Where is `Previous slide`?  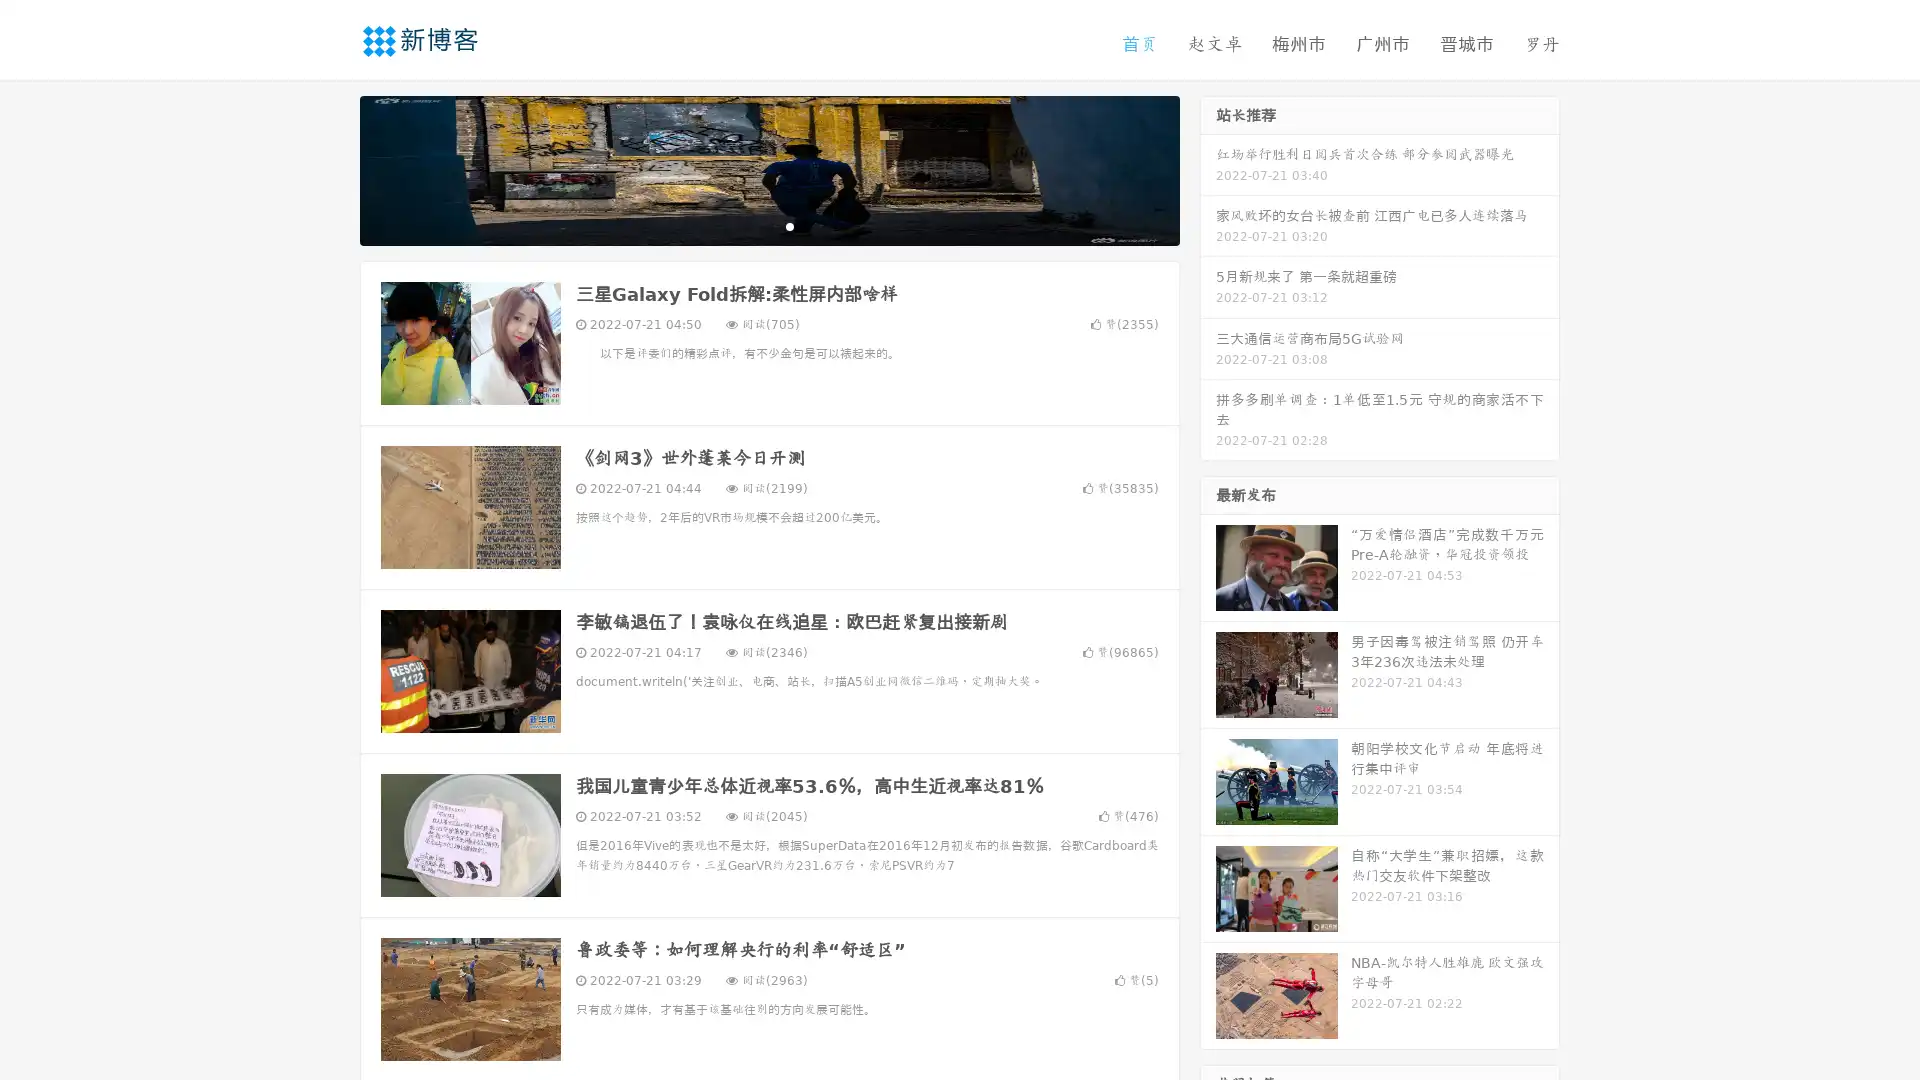
Previous slide is located at coordinates (330, 168).